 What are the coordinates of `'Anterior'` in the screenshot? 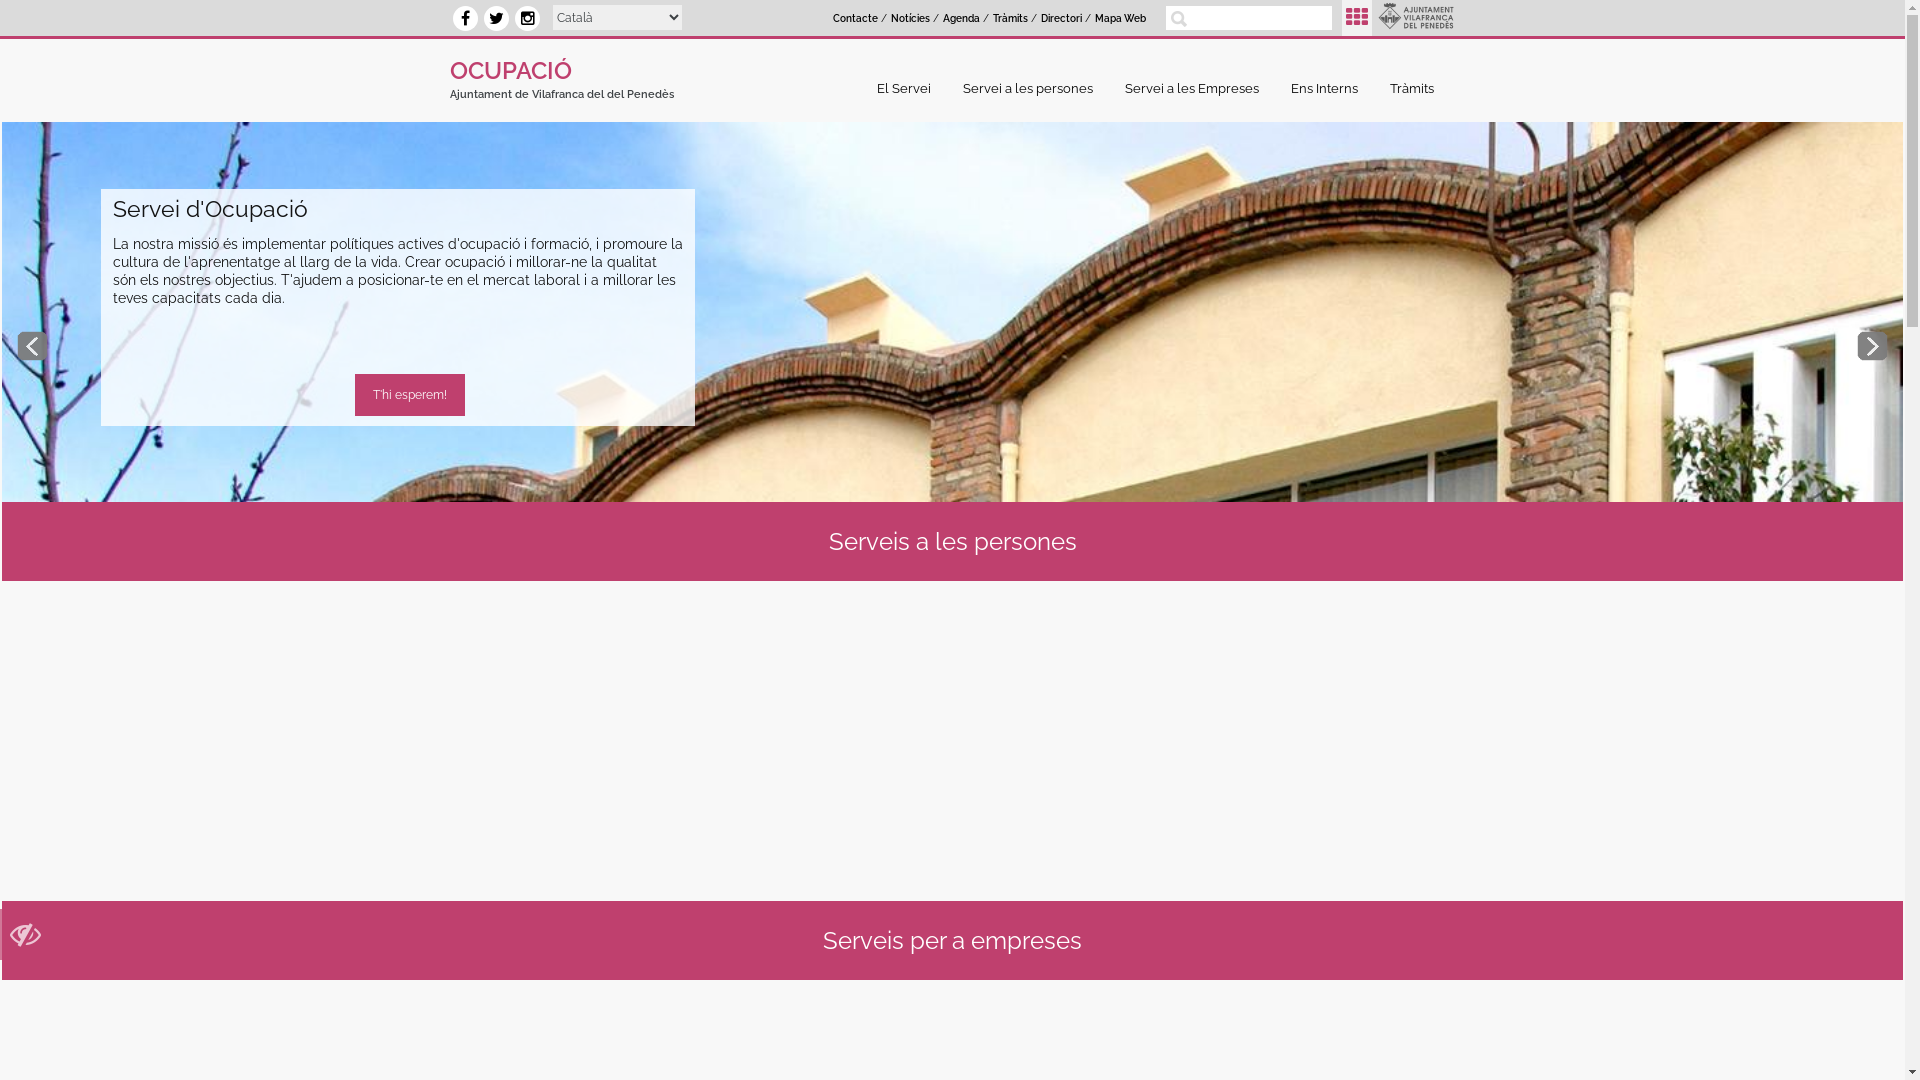 It's located at (32, 345).